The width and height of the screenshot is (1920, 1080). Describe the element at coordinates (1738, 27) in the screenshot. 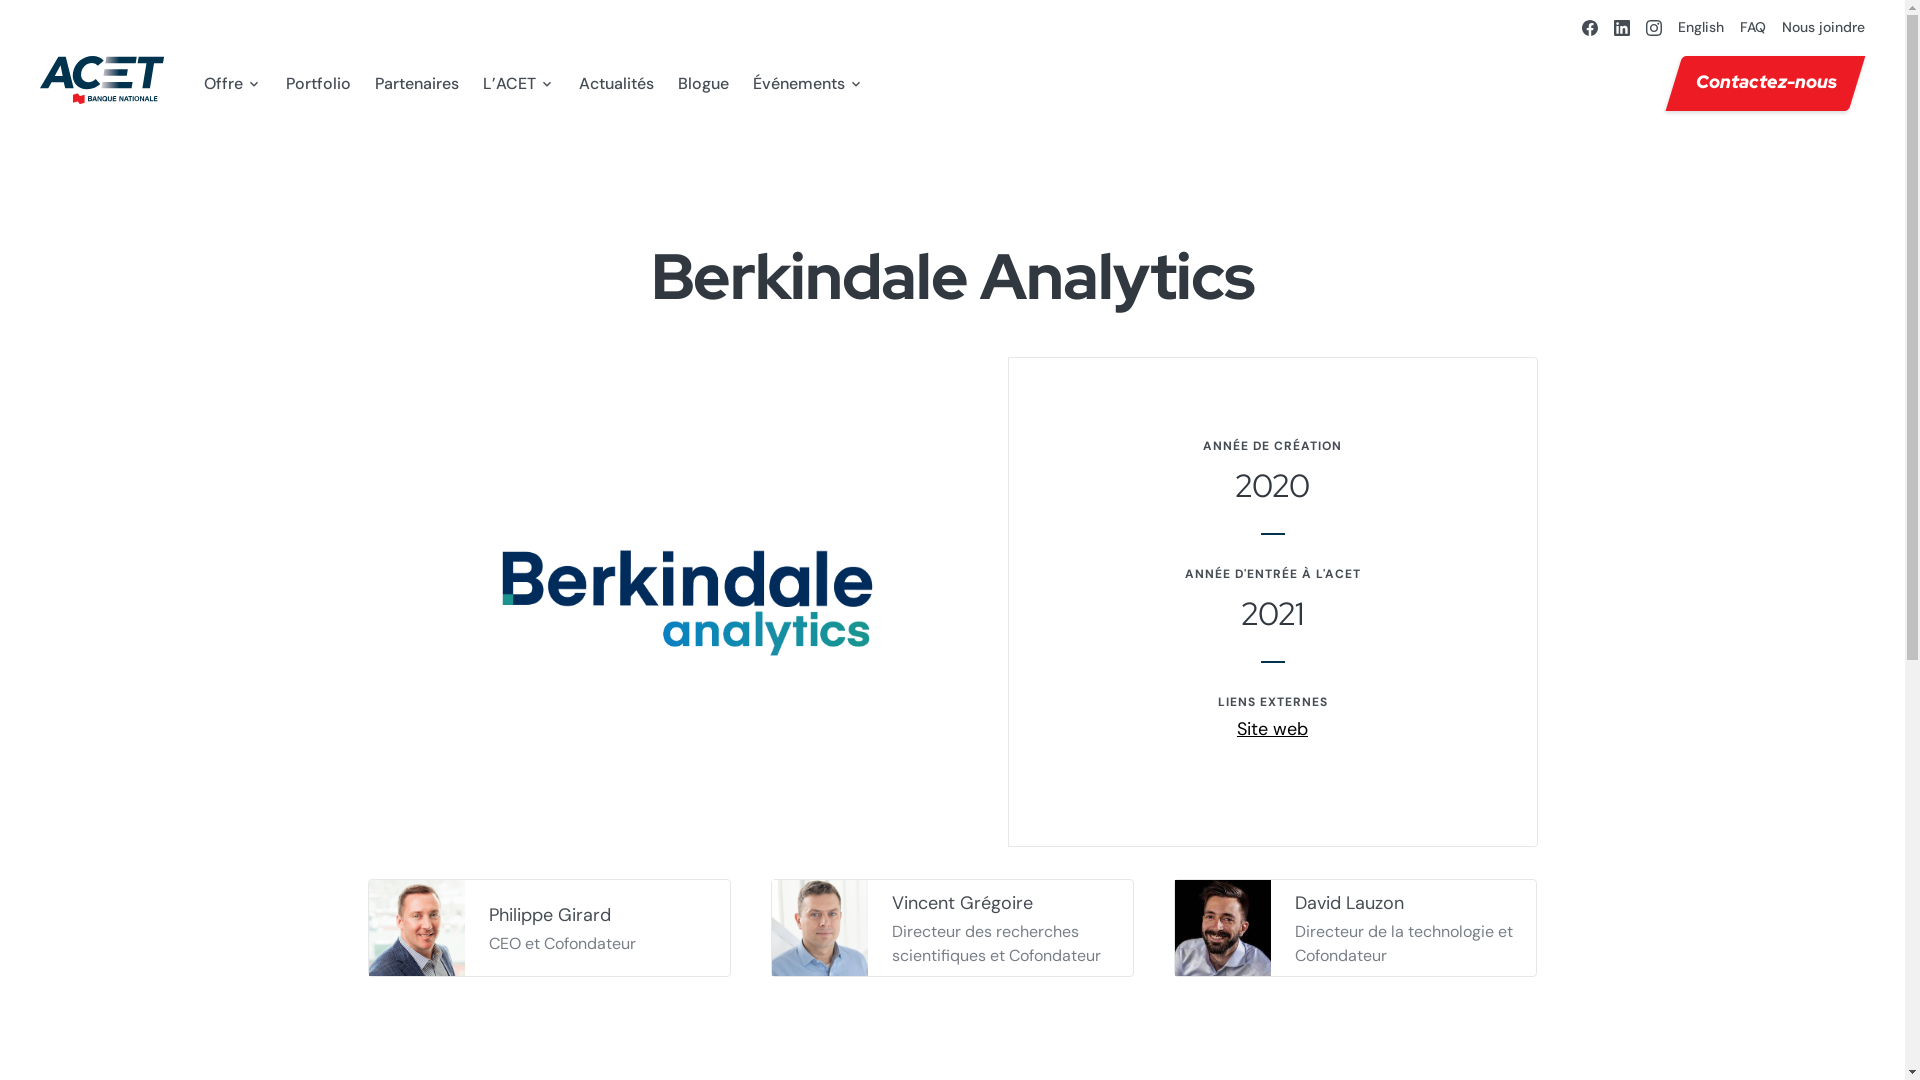

I see `'FAQ'` at that location.